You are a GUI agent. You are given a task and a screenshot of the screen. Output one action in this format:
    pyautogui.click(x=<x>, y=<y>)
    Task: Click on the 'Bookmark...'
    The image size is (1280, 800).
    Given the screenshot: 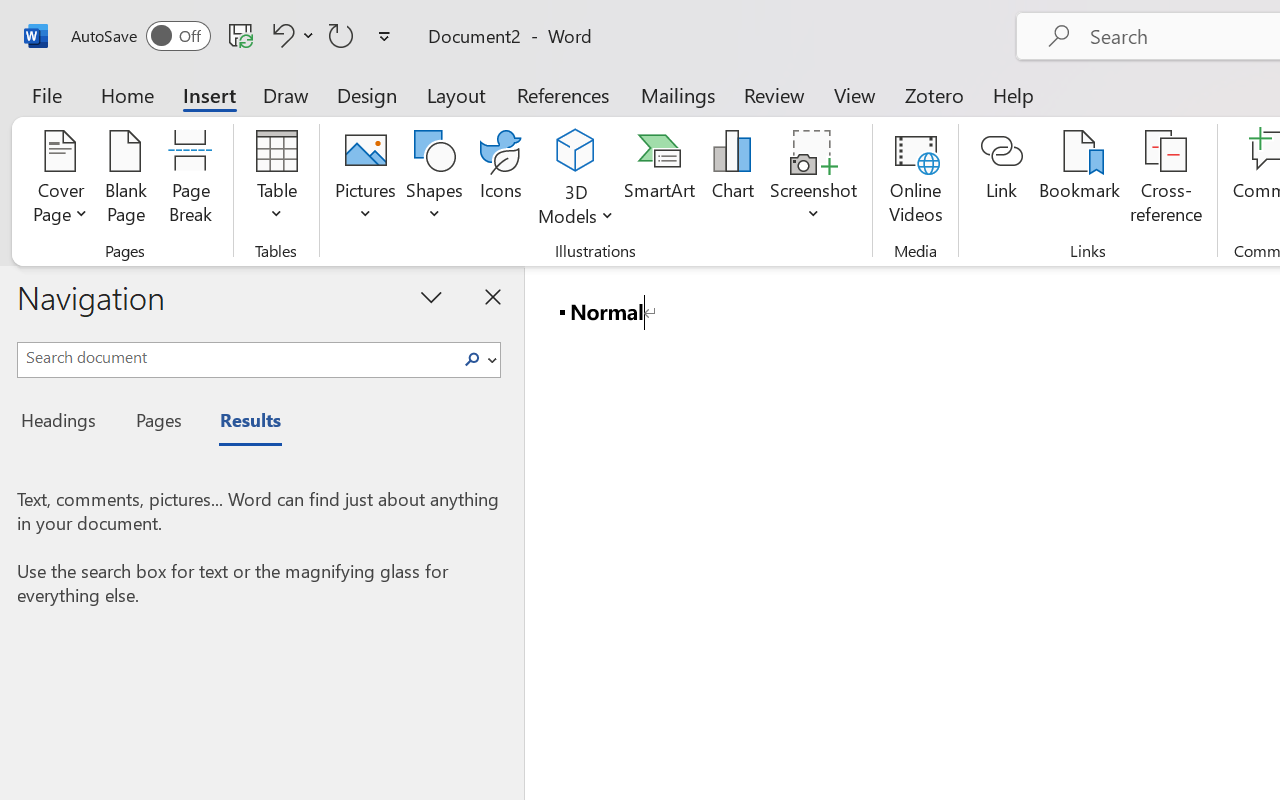 What is the action you would take?
    pyautogui.click(x=1078, y=179)
    